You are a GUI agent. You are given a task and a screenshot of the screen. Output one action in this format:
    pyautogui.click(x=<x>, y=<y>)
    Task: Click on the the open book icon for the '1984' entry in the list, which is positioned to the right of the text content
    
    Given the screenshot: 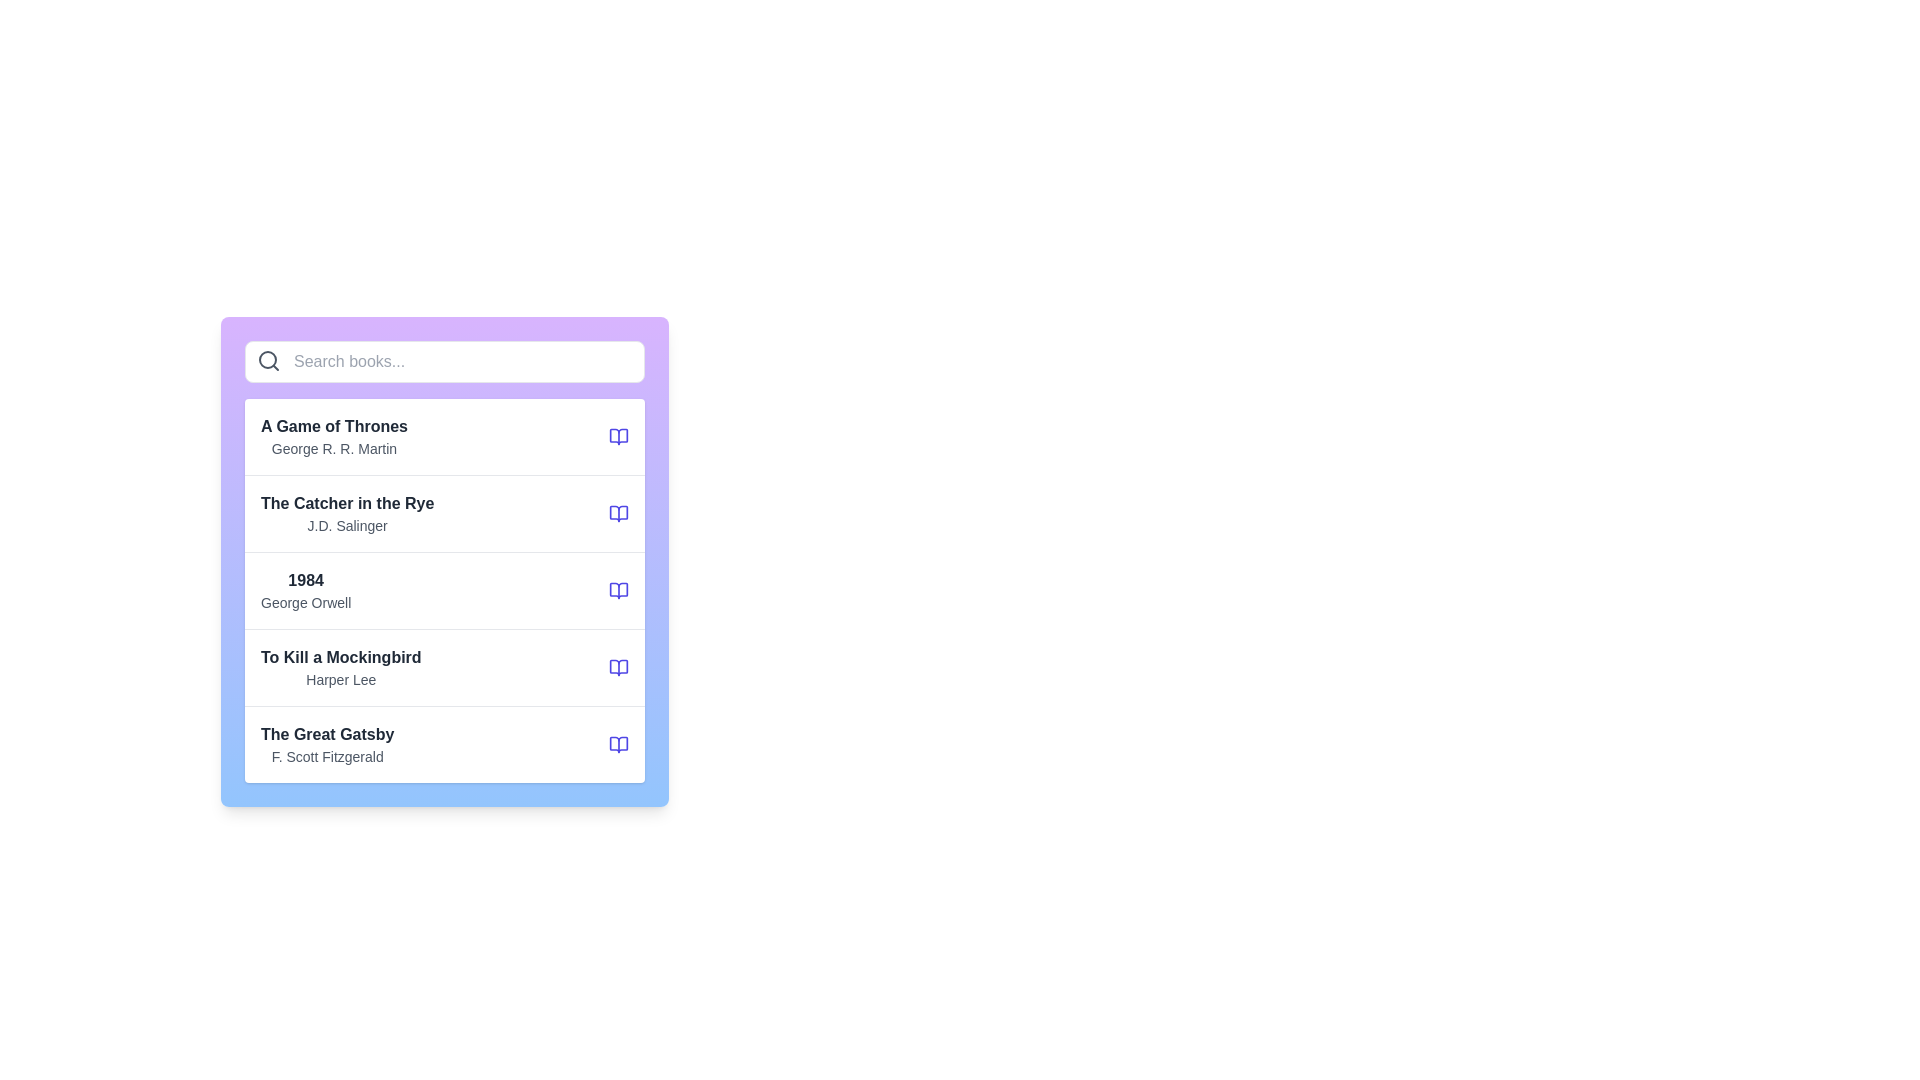 What is the action you would take?
    pyautogui.click(x=618, y=589)
    